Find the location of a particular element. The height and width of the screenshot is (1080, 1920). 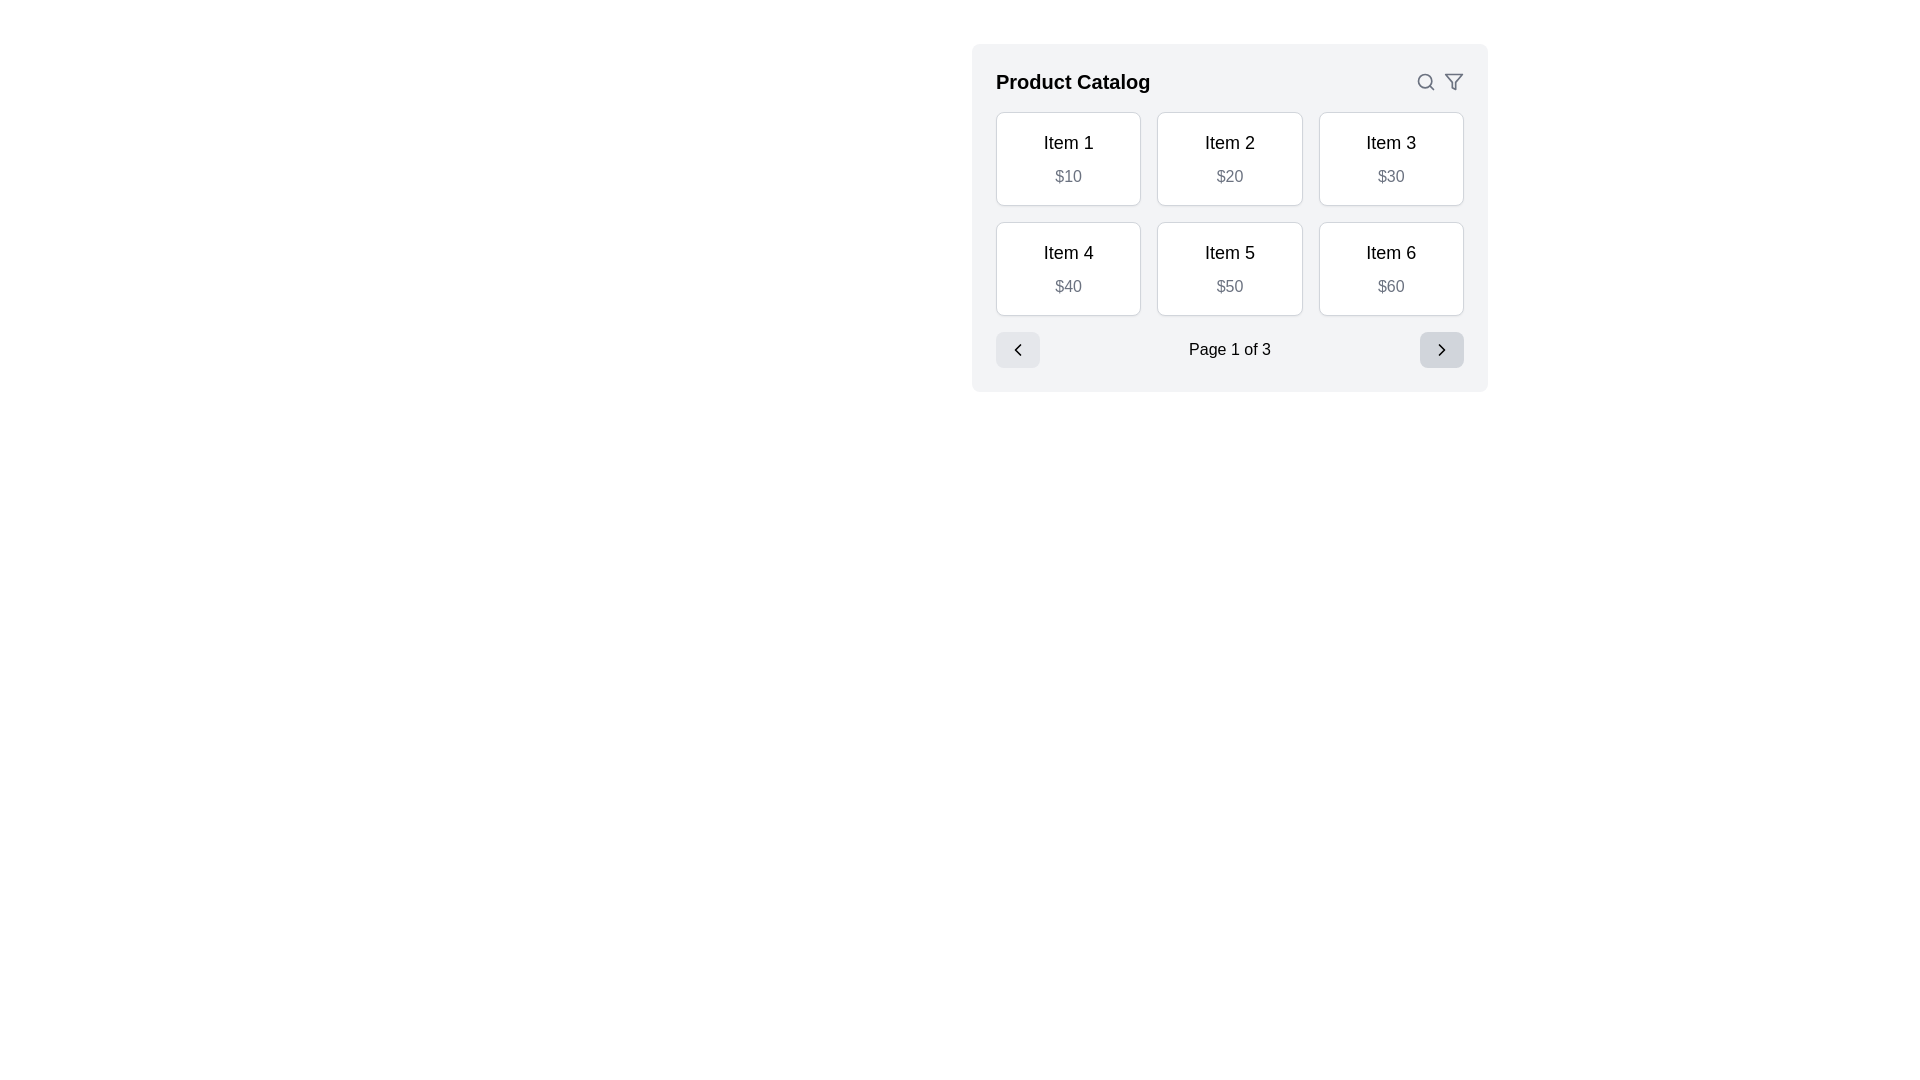

the inner circular element of the search icon located in the upper-right corner of the UI is located at coordinates (1424, 80).